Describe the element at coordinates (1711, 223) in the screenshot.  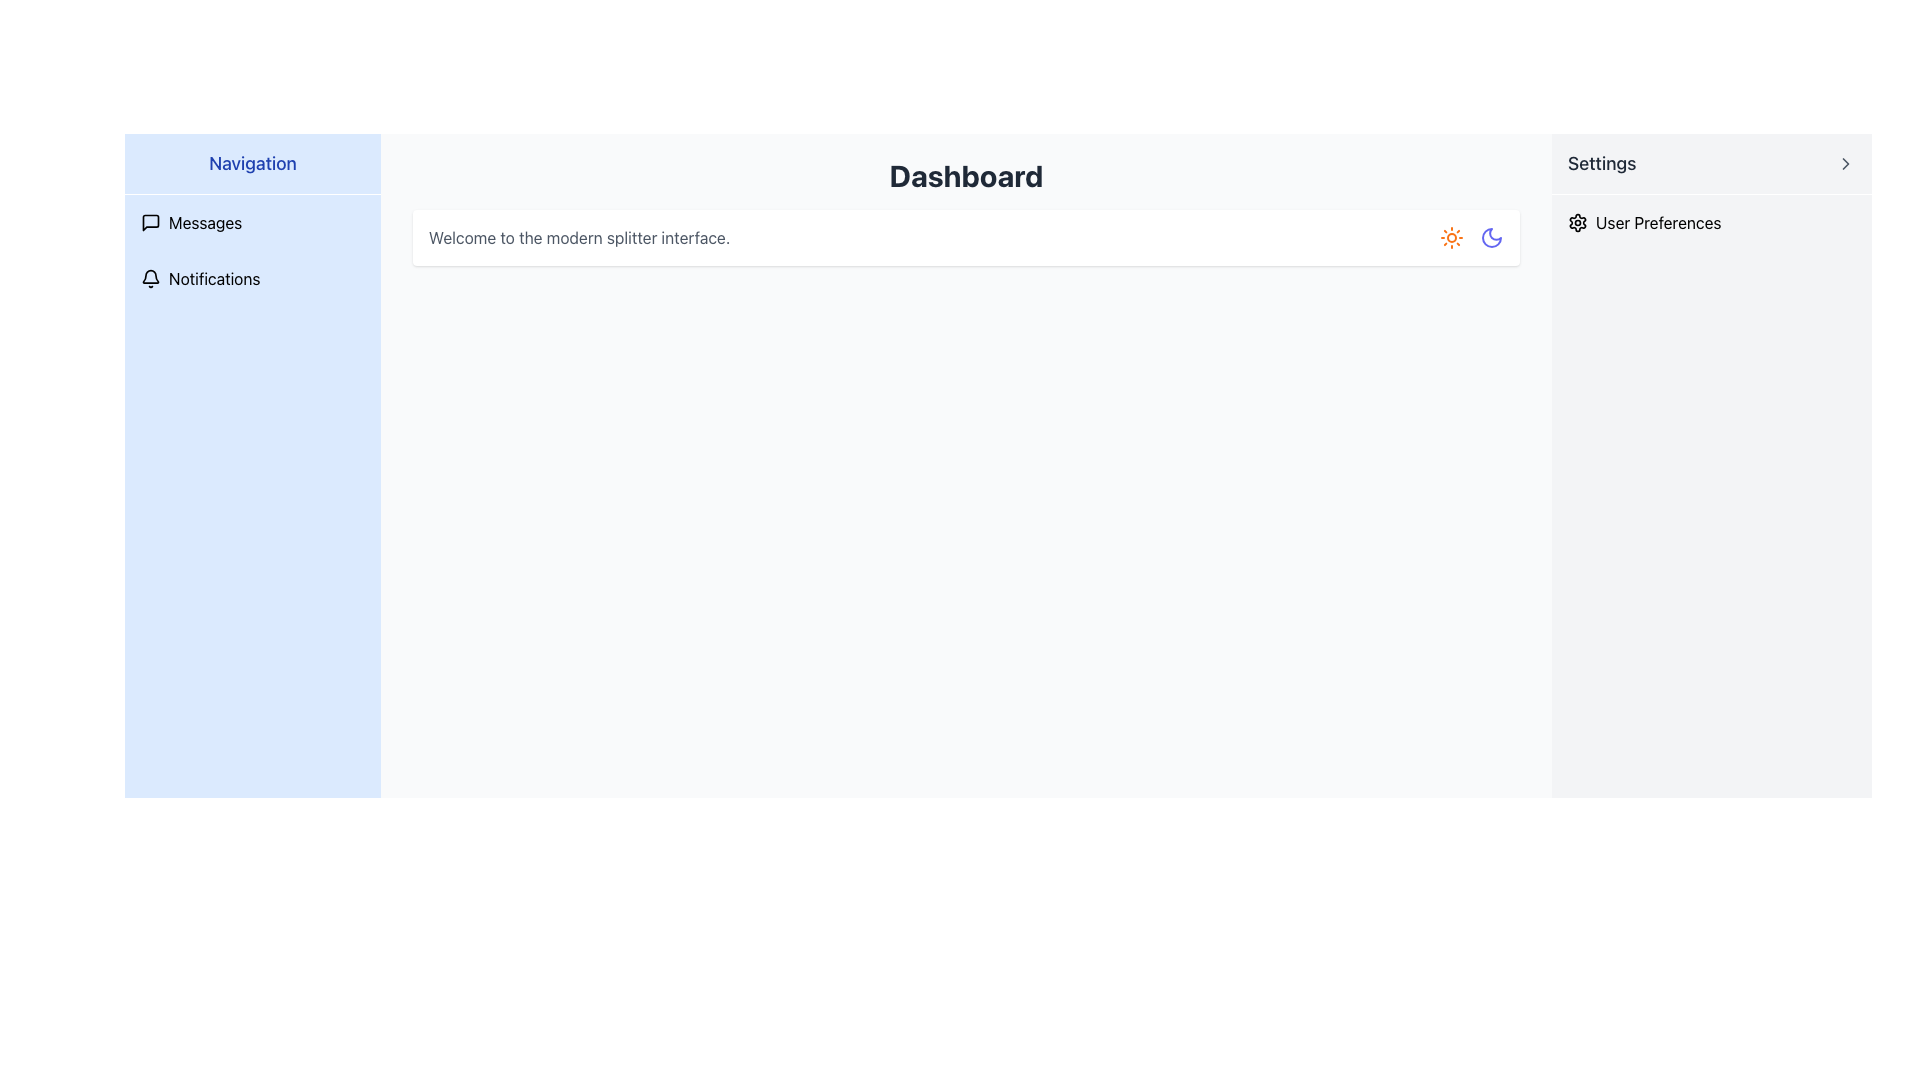
I see `the navigation link styled as a menu item under the 'Settings' section in the right-hand sidebar` at that location.